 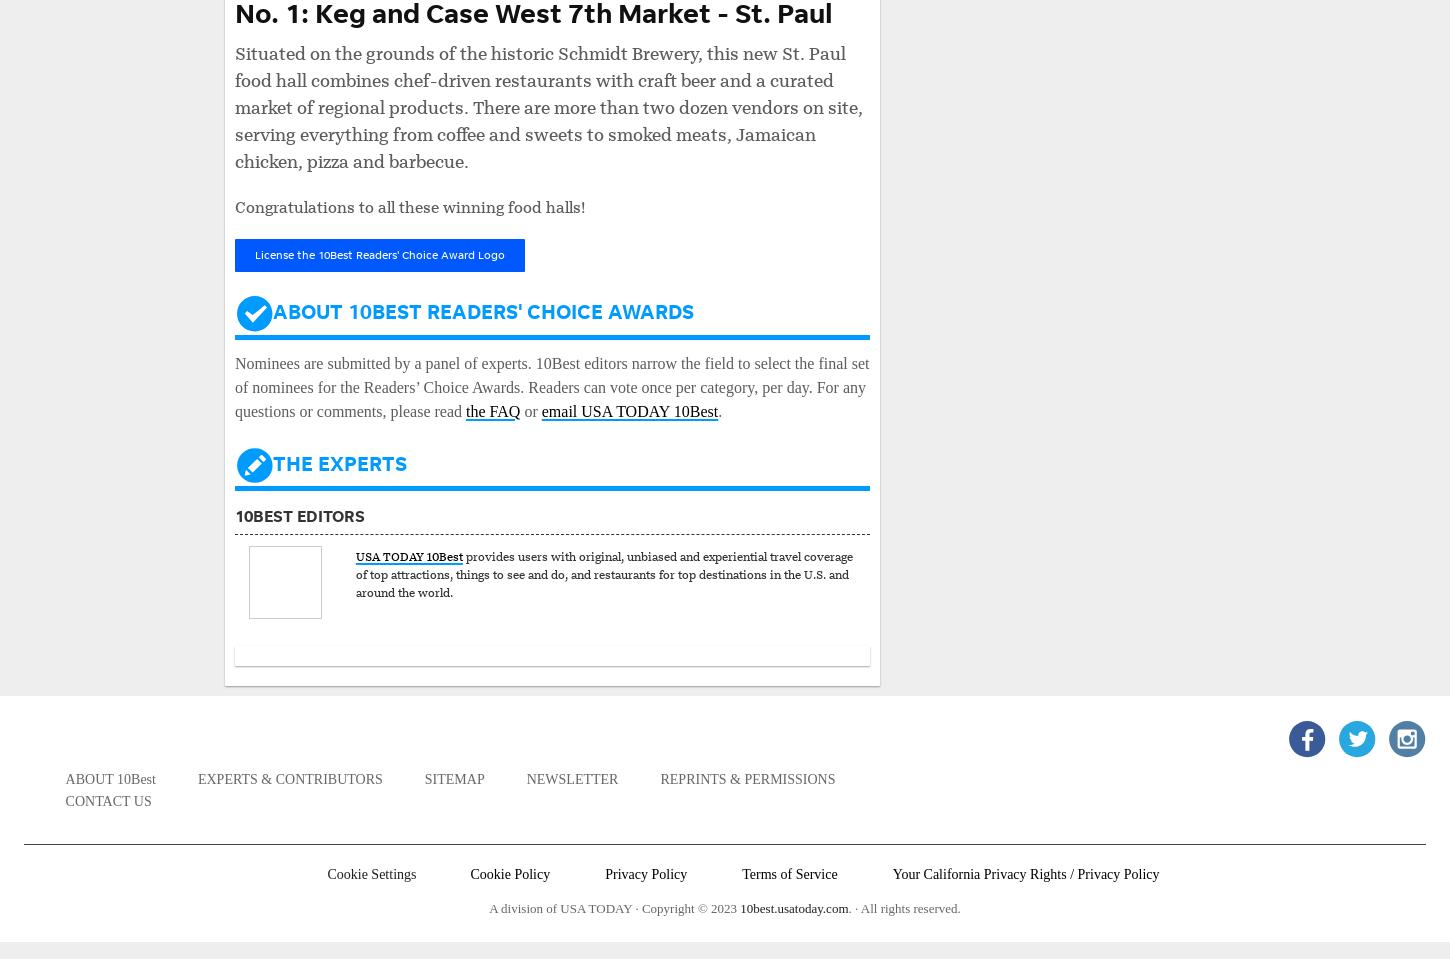 I want to click on 'Contact Us', so click(x=108, y=801).